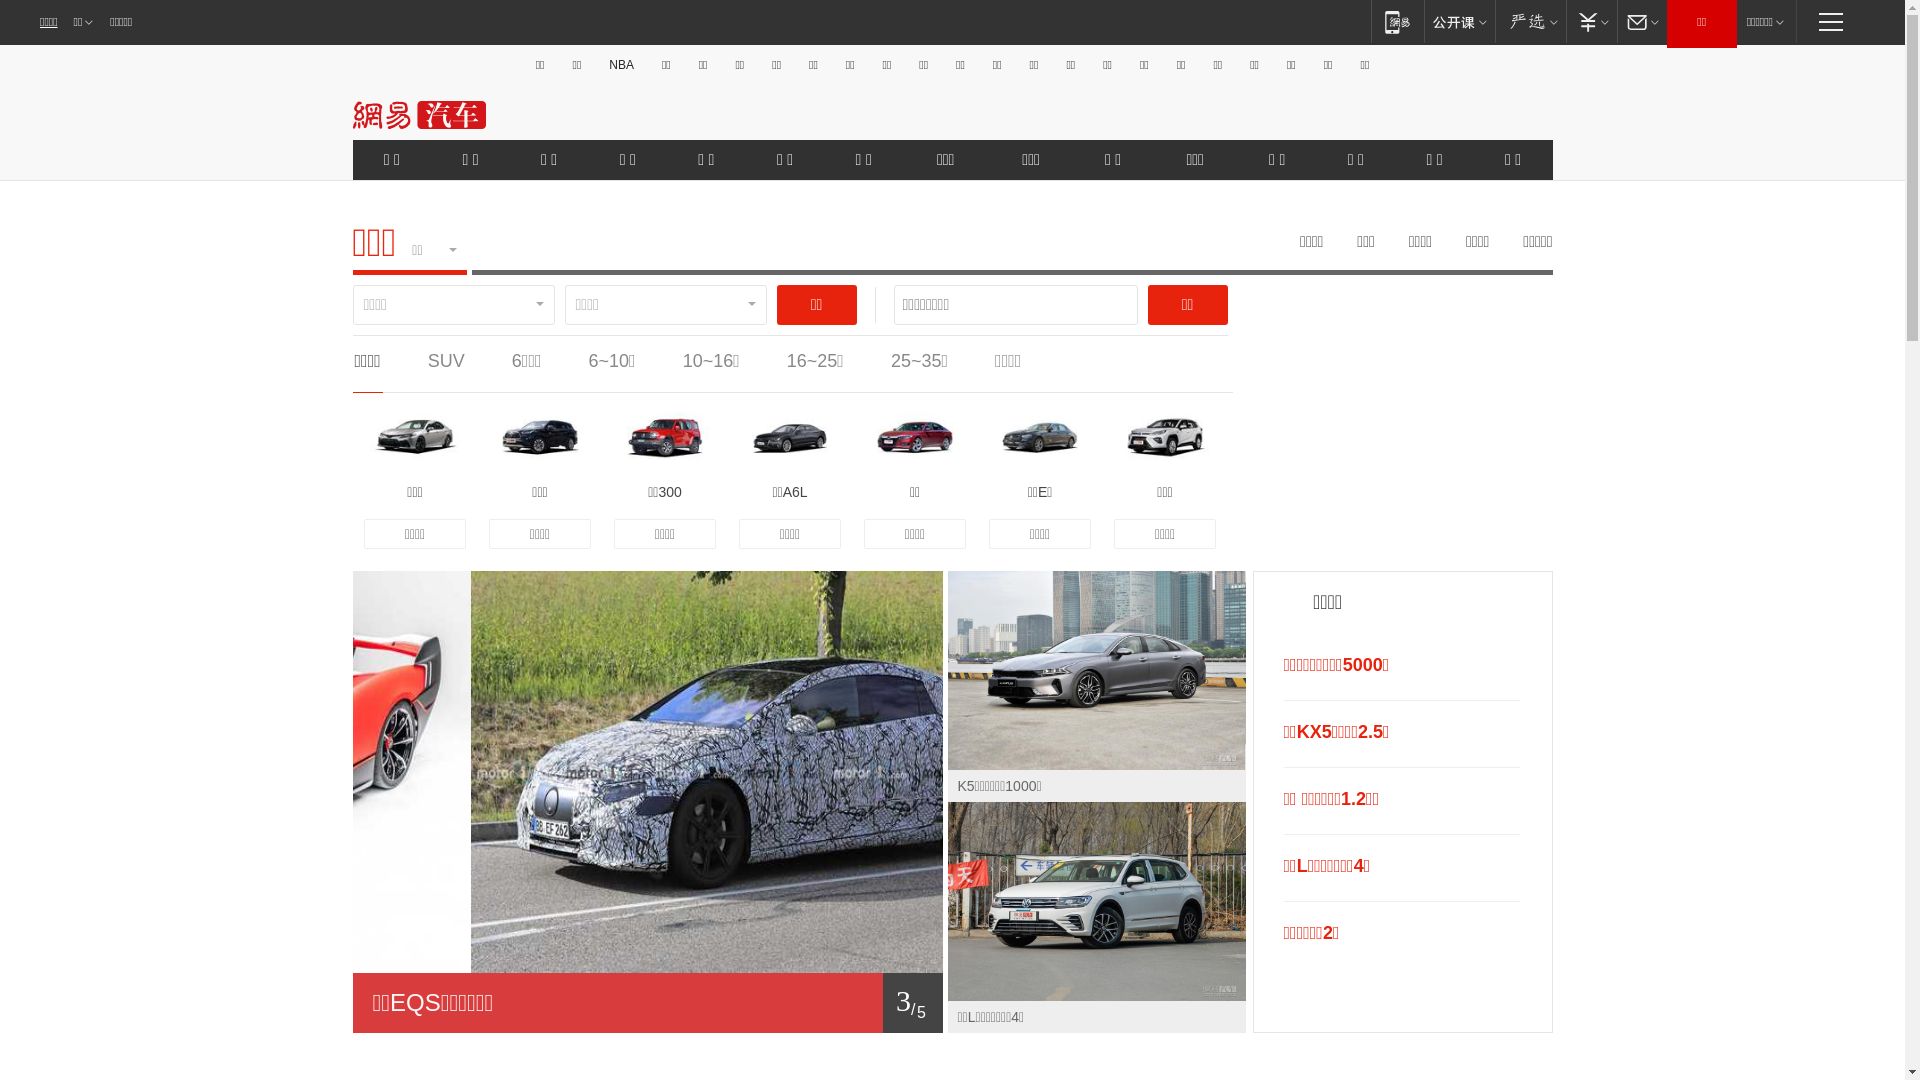 This screenshot has width=1920, height=1080. I want to click on 'NBA', so click(602, 64).